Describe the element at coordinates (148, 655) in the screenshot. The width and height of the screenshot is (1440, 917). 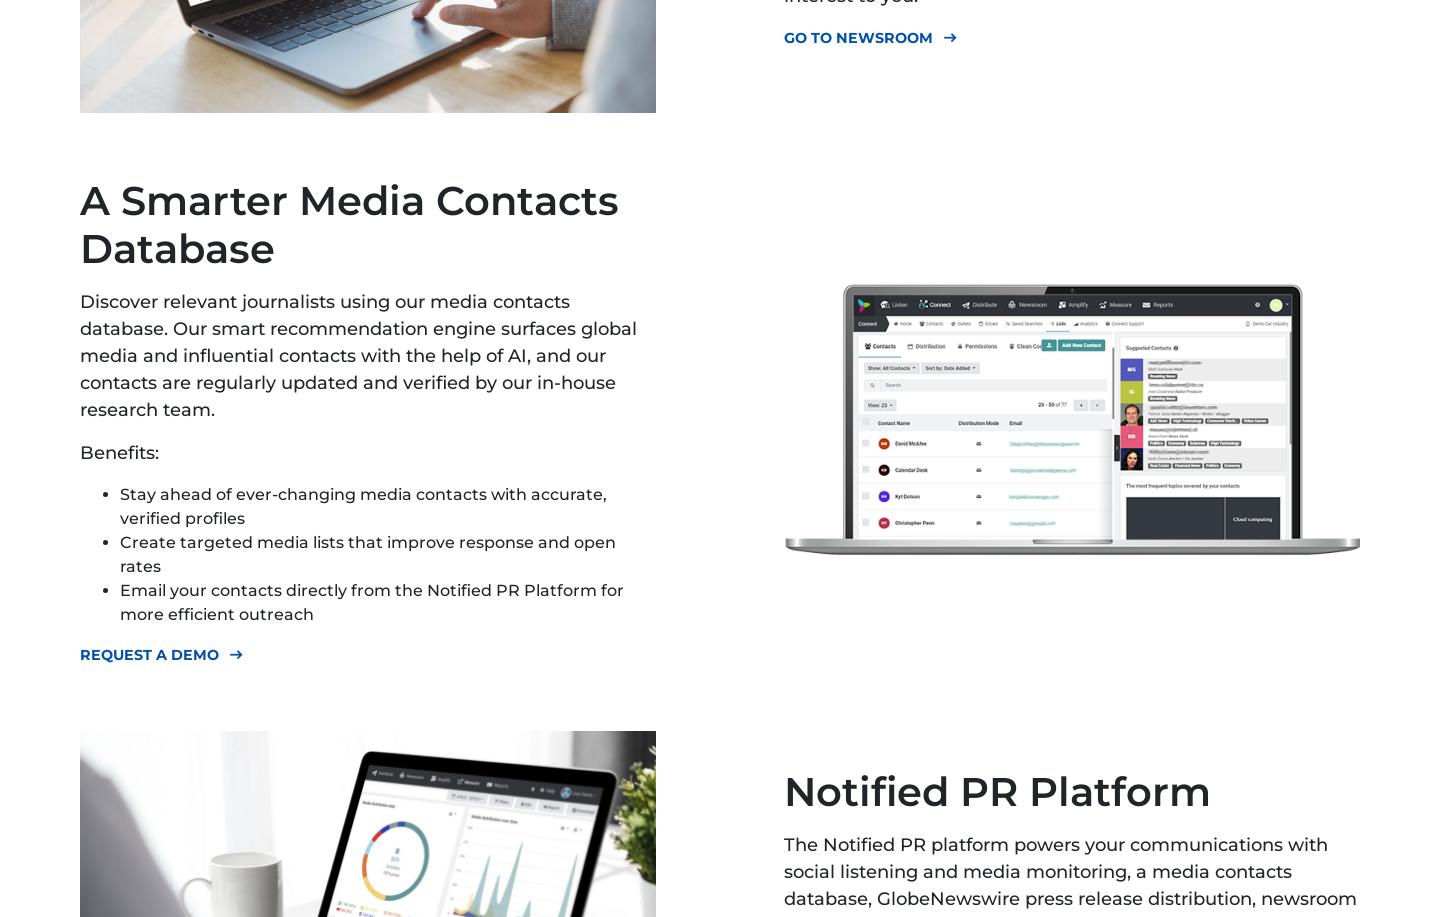
I see `'Request A Demo'` at that location.